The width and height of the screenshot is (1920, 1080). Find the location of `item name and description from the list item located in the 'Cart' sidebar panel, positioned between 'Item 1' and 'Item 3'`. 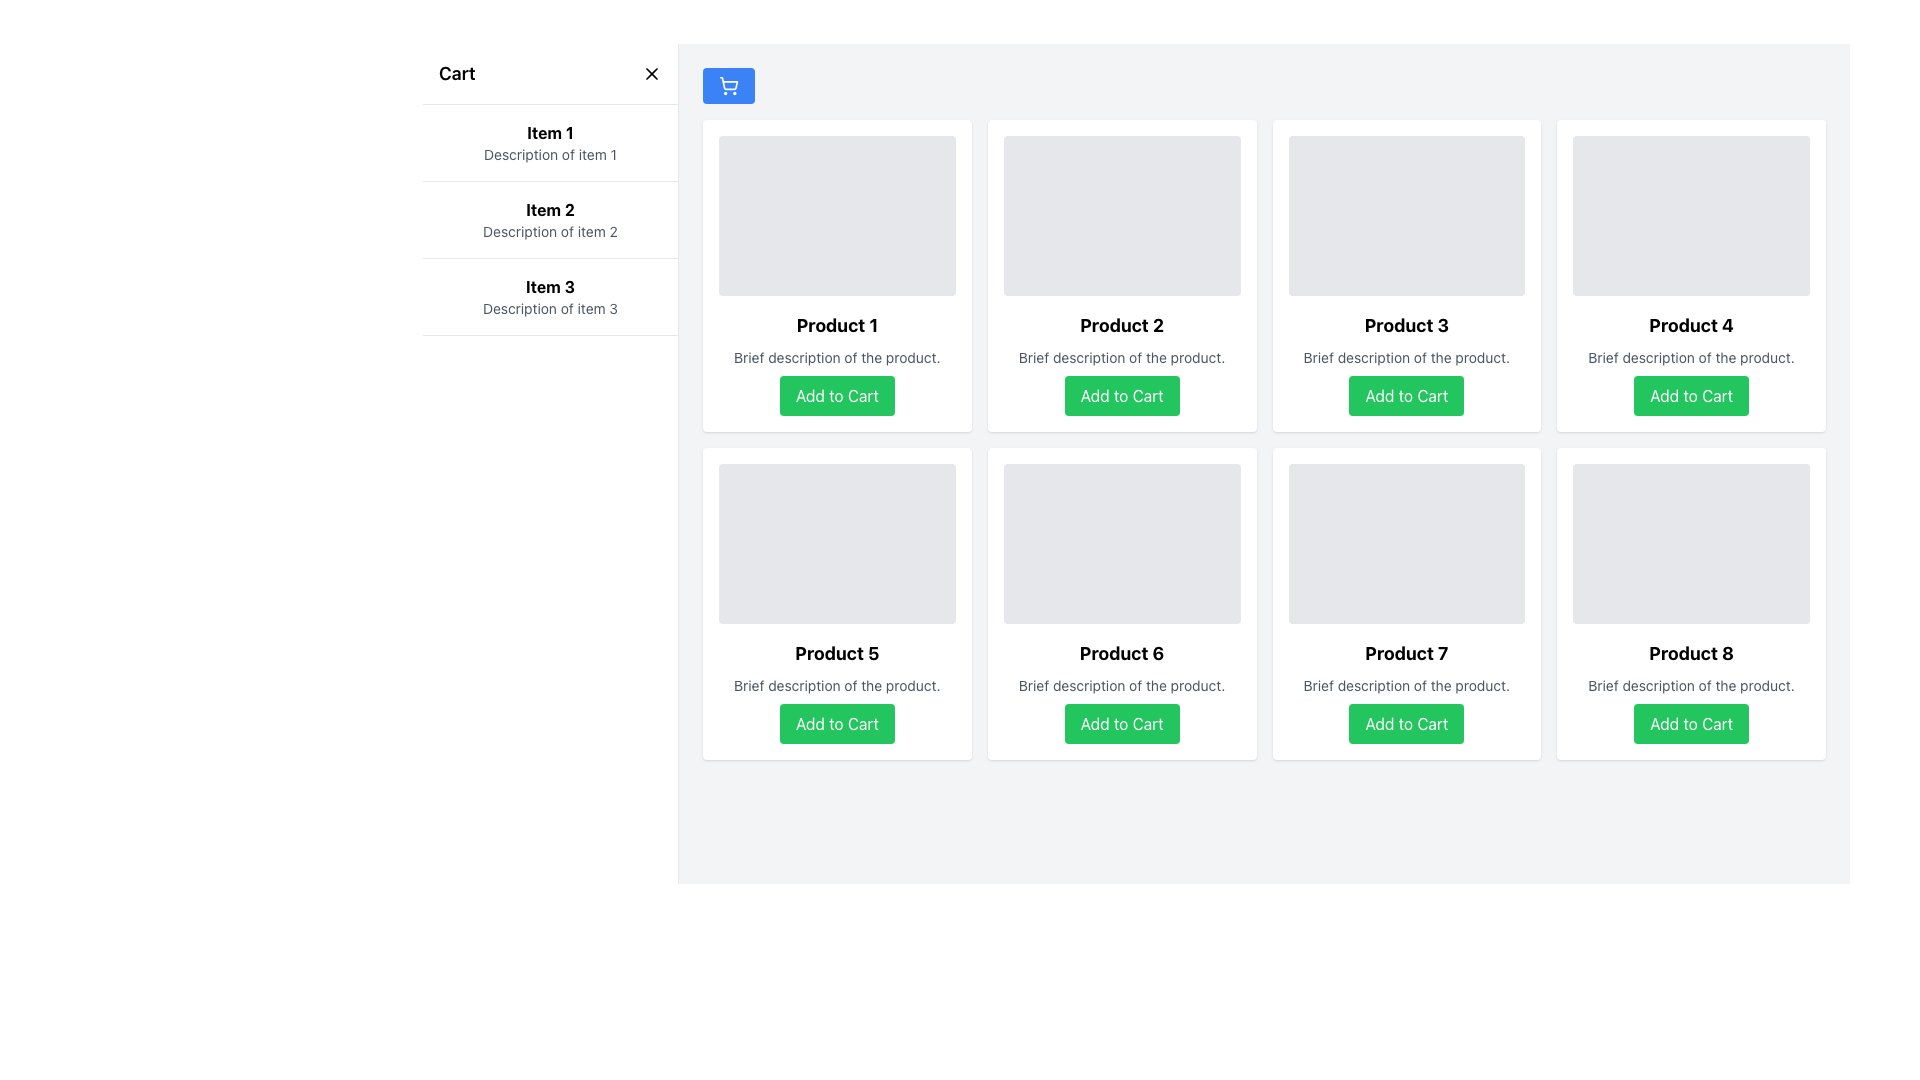

item name and description from the list item located in the 'Cart' sidebar panel, positioned between 'Item 1' and 'Item 3' is located at coordinates (550, 220).